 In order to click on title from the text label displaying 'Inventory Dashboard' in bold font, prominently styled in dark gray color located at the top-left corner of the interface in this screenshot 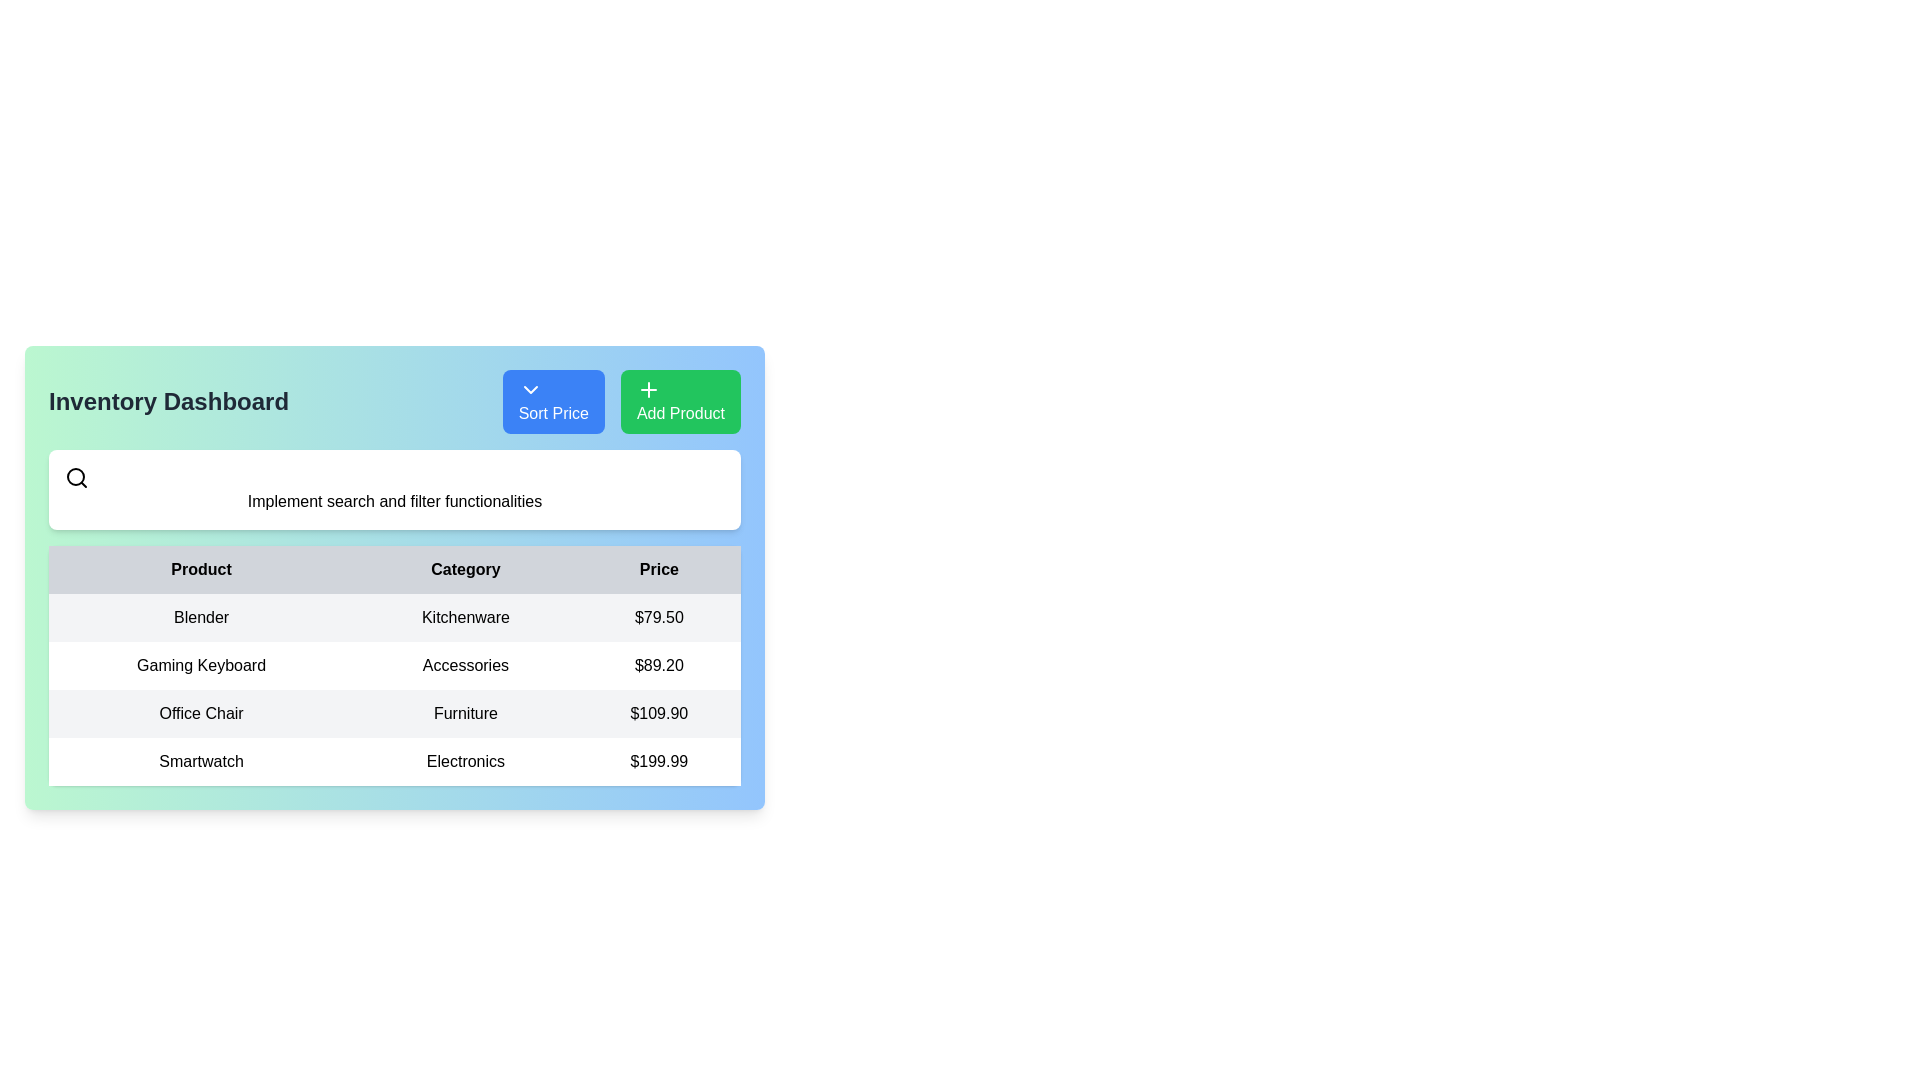, I will do `click(168, 401)`.